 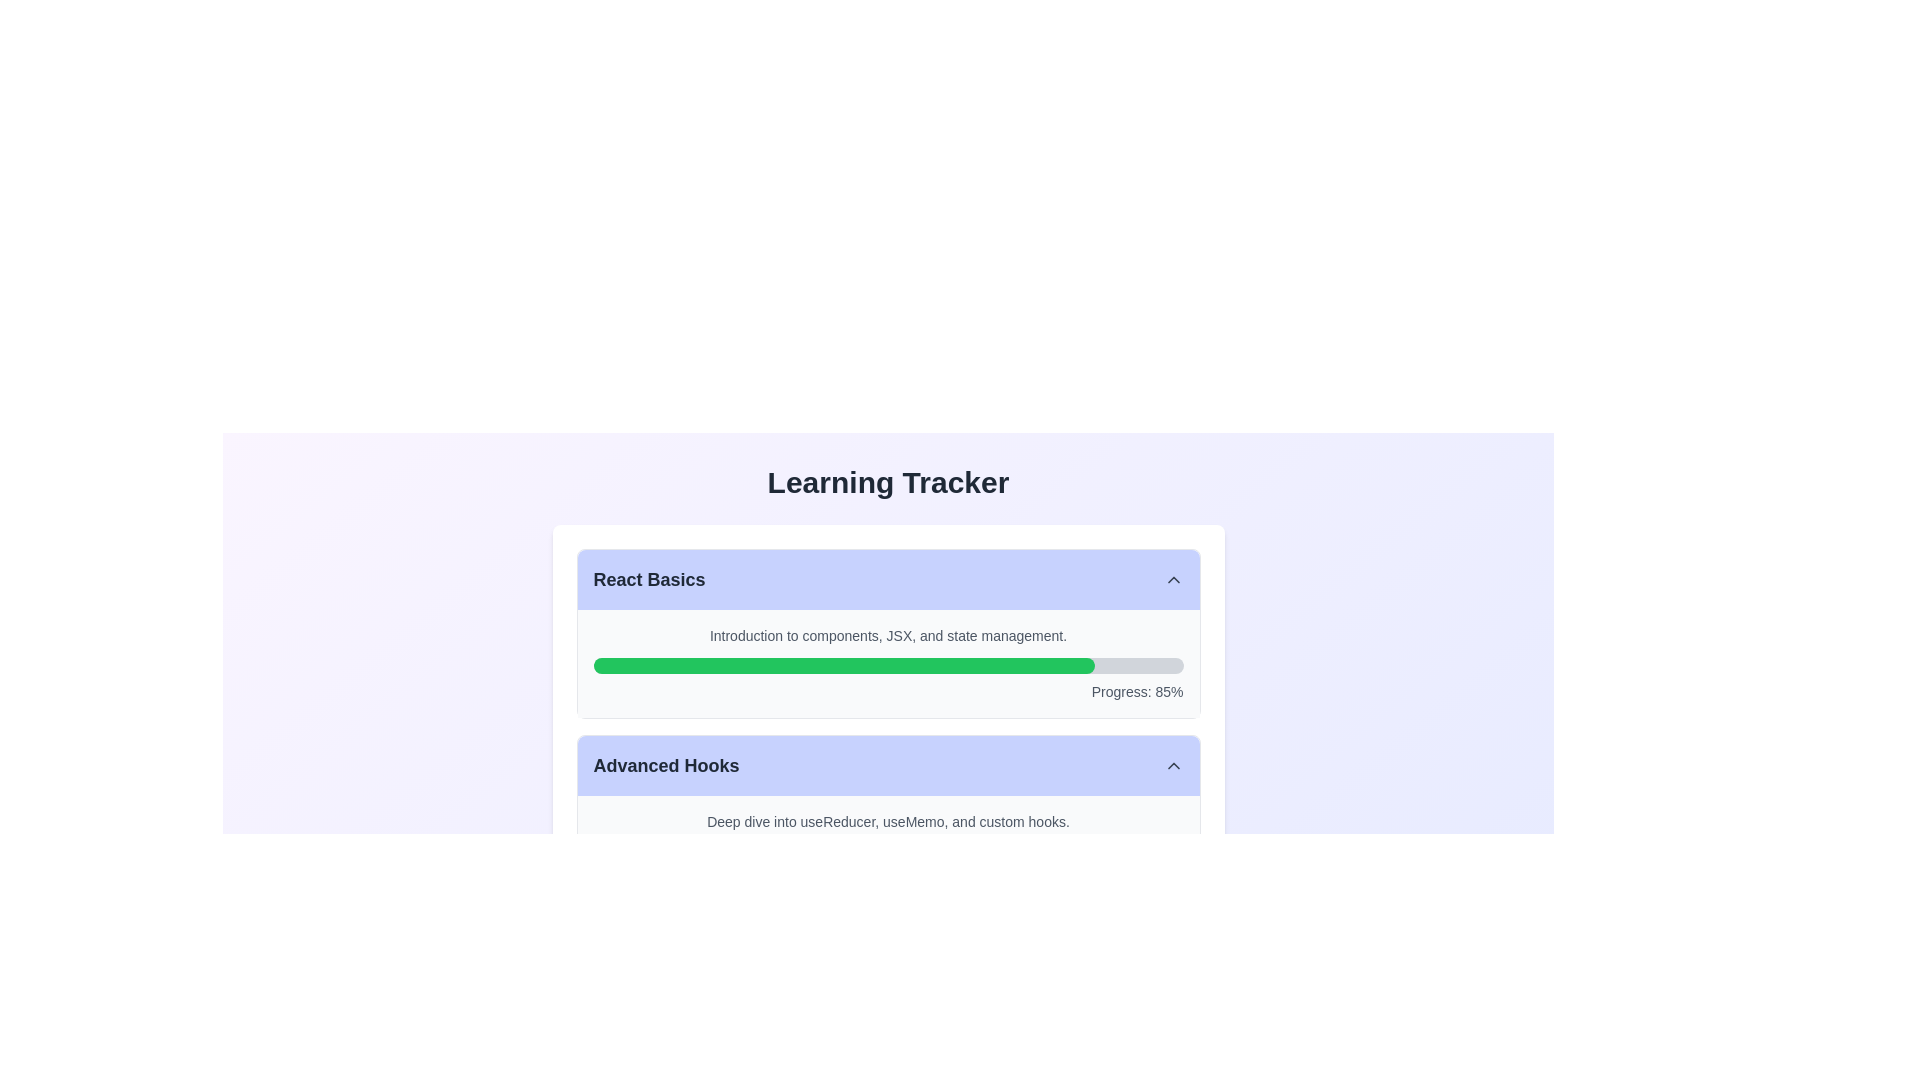 I want to click on the upward-pointing chevron icon located at the right end of the title bar labeled 'Advanced Hooks', so click(x=1173, y=765).